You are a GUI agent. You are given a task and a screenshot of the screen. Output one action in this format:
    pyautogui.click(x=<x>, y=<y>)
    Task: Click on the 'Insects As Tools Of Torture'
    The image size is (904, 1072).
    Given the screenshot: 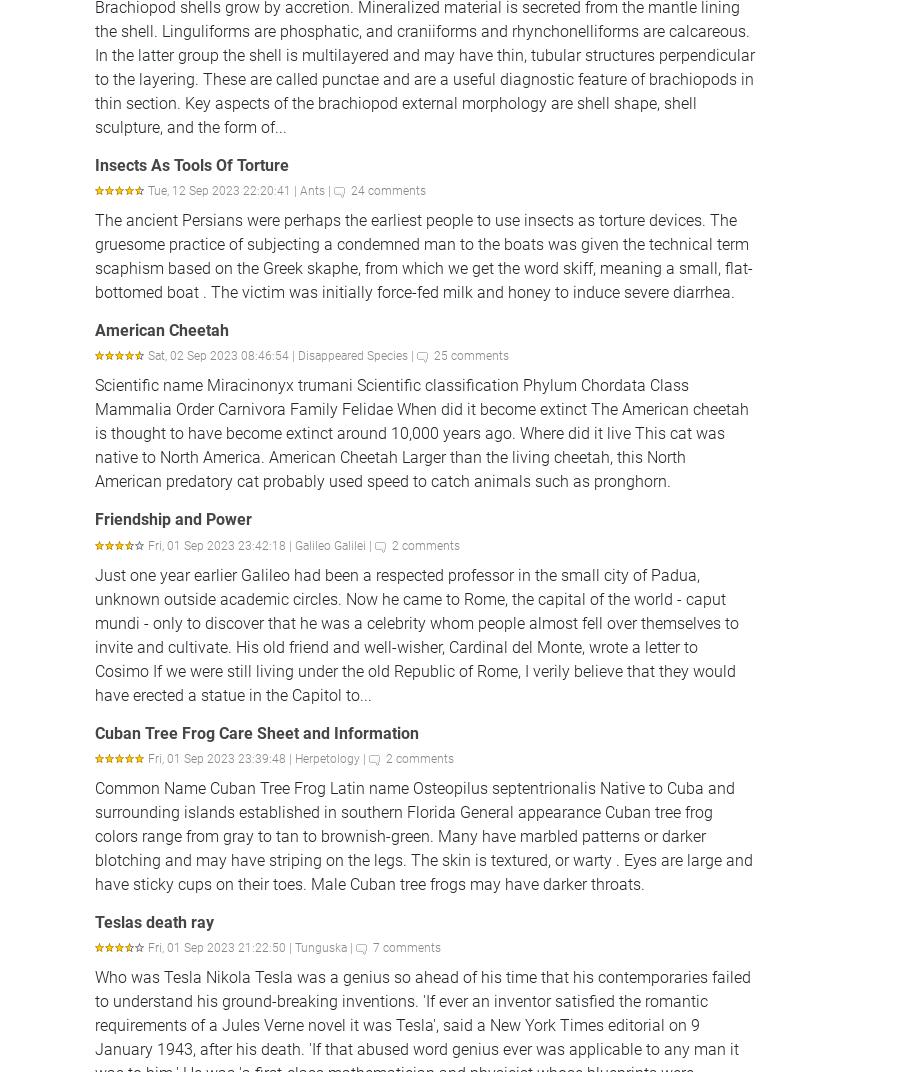 What is the action you would take?
    pyautogui.click(x=192, y=163)
    